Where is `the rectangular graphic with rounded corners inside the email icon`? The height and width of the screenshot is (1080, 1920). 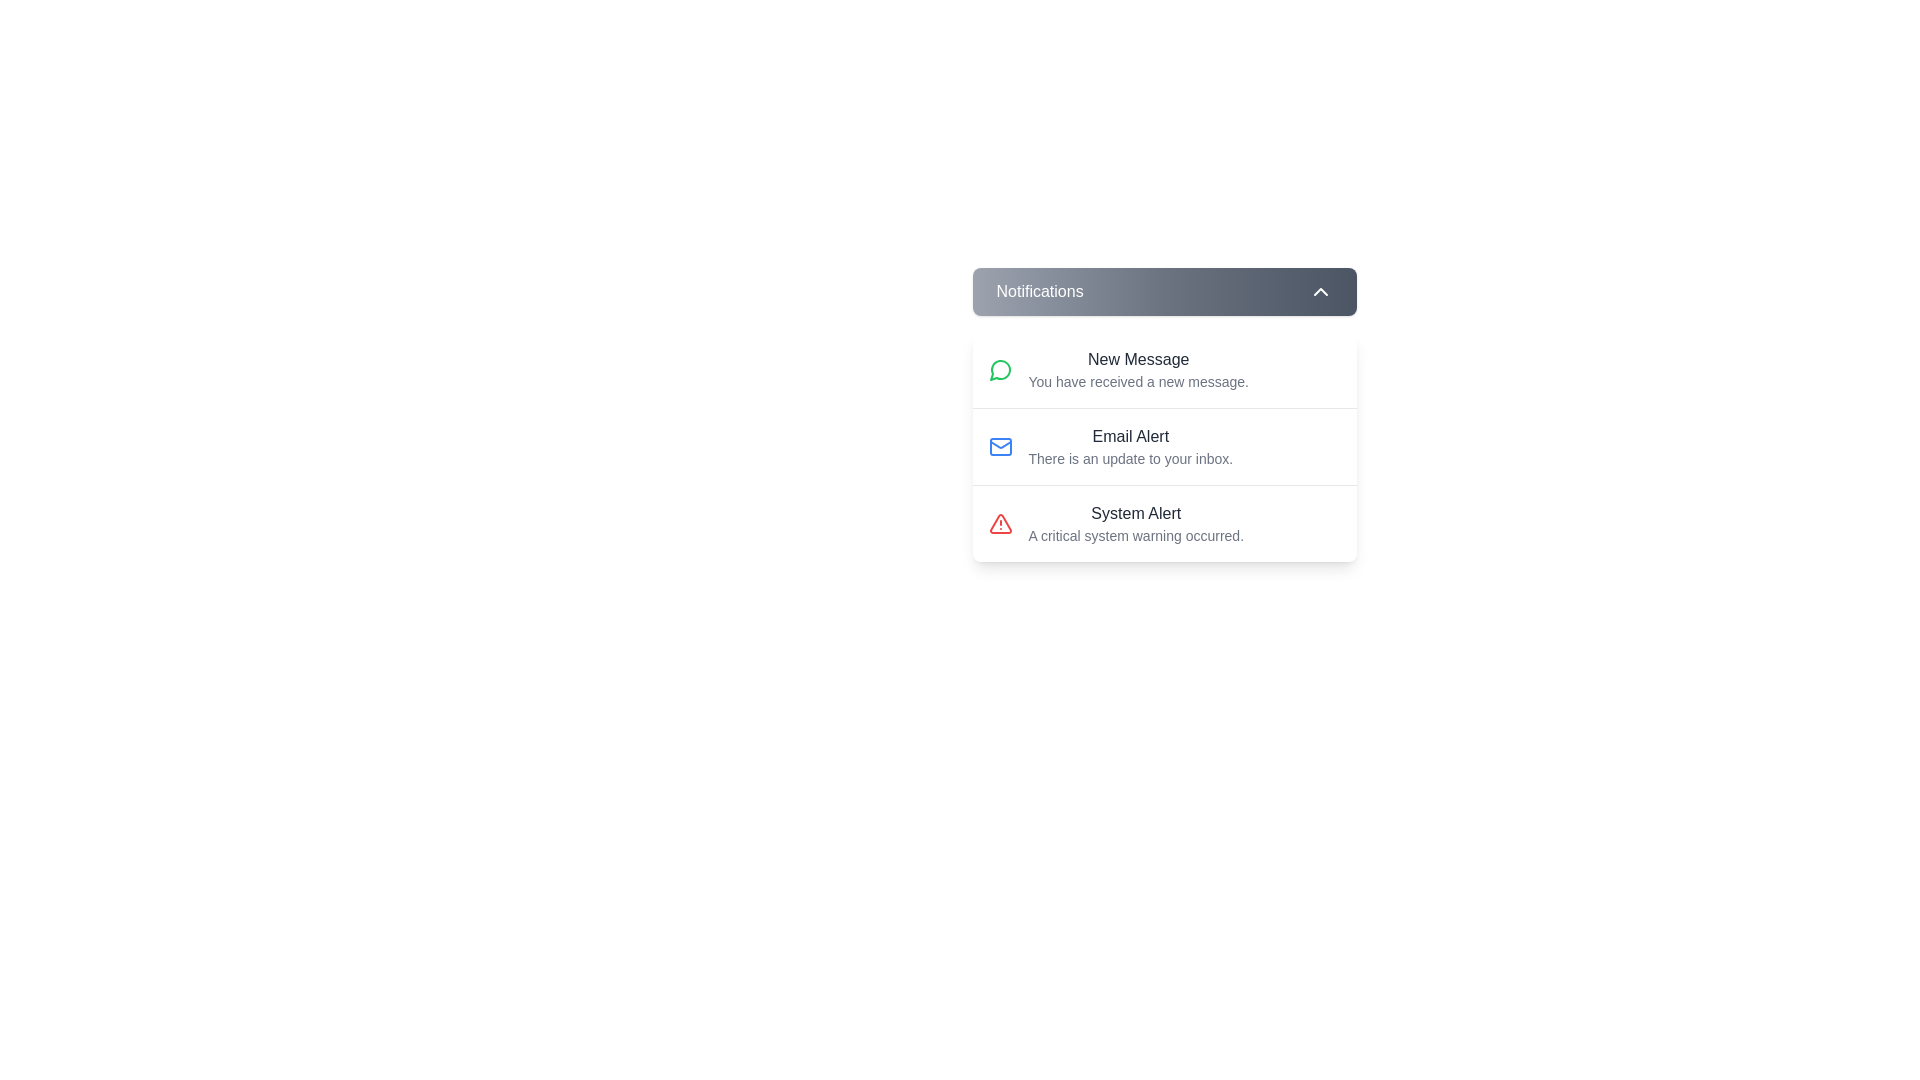 the rectangular graphic with rounded corners inside the email icon is located at coordinates (1000, 446).